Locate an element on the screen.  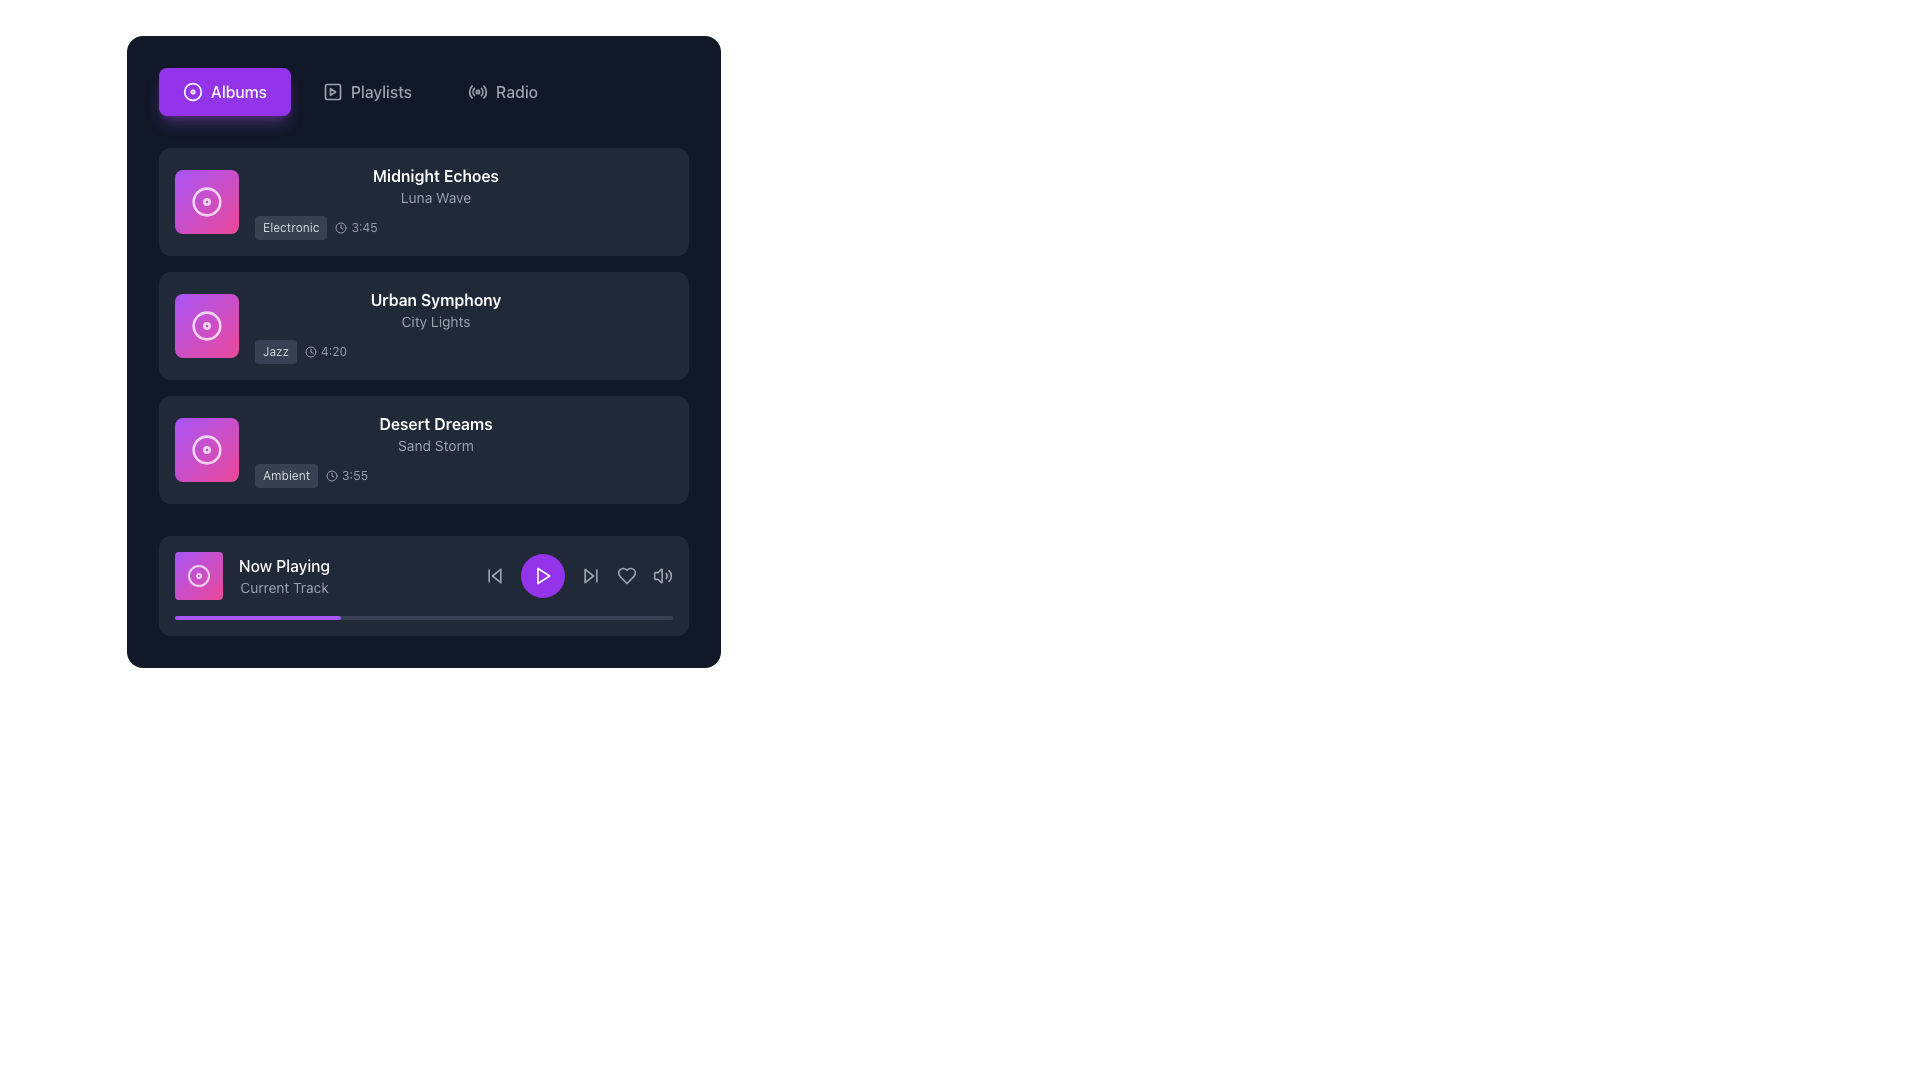
the circular icon with a disc-like design, featuring a smaller central circle surrounded by a larger circular border, located in the 'Desert Dreams' track item card in the music selection interface is located at coordinates (206, 450).